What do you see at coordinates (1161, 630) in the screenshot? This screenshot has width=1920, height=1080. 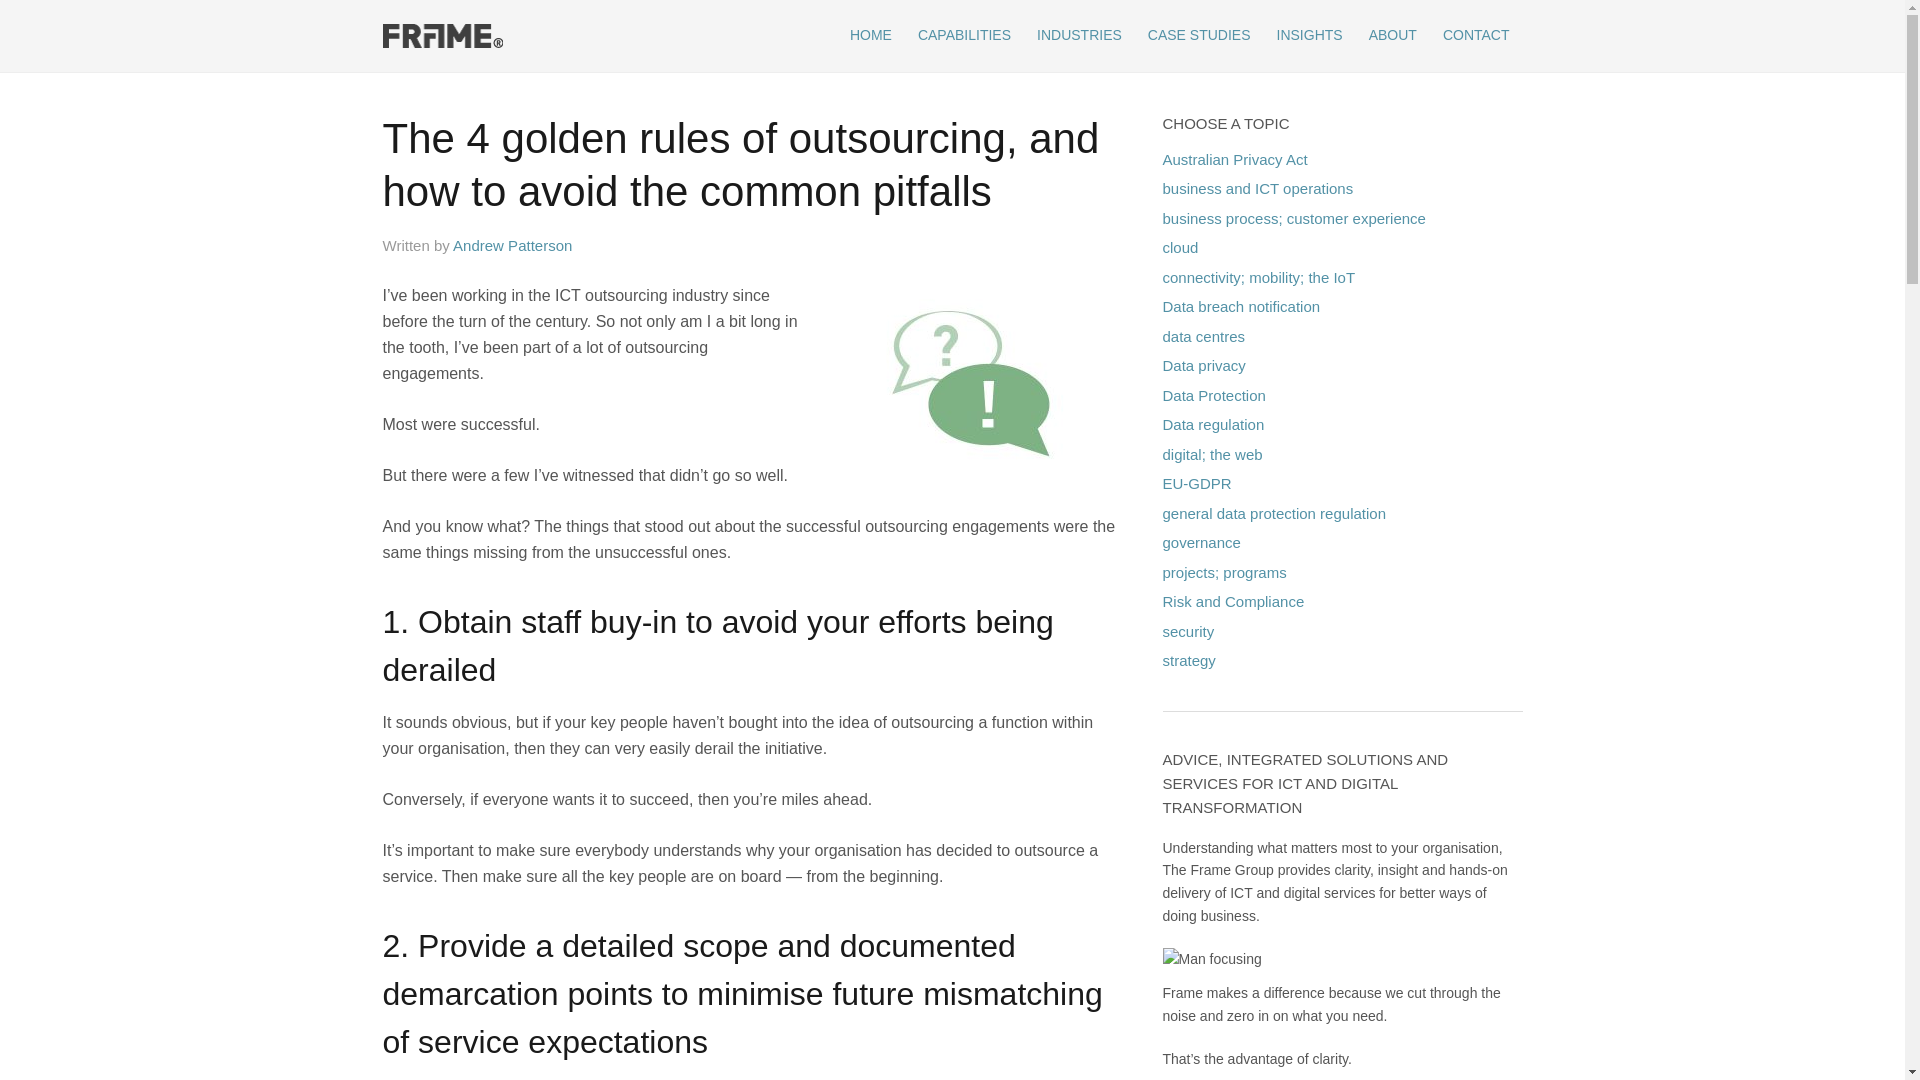 I see `'security'` at bounding box center [1161, 630].